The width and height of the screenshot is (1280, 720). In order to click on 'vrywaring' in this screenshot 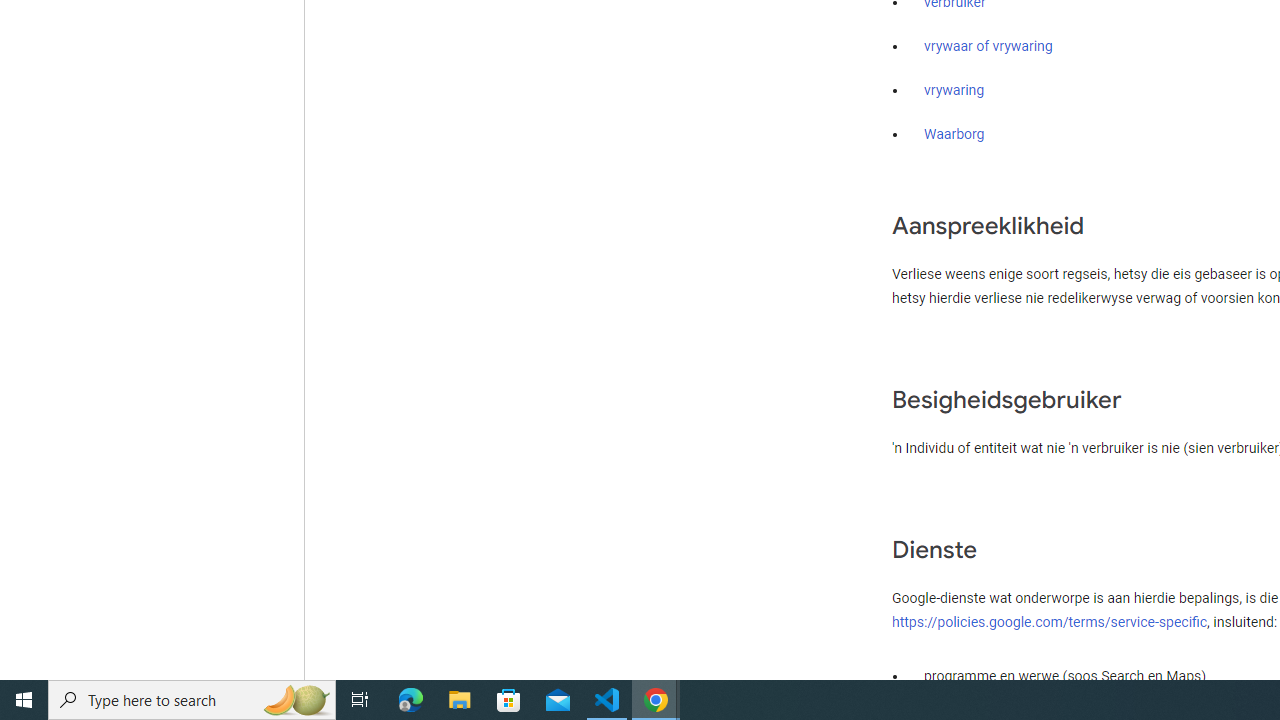, I will do `click(953, 91)`.